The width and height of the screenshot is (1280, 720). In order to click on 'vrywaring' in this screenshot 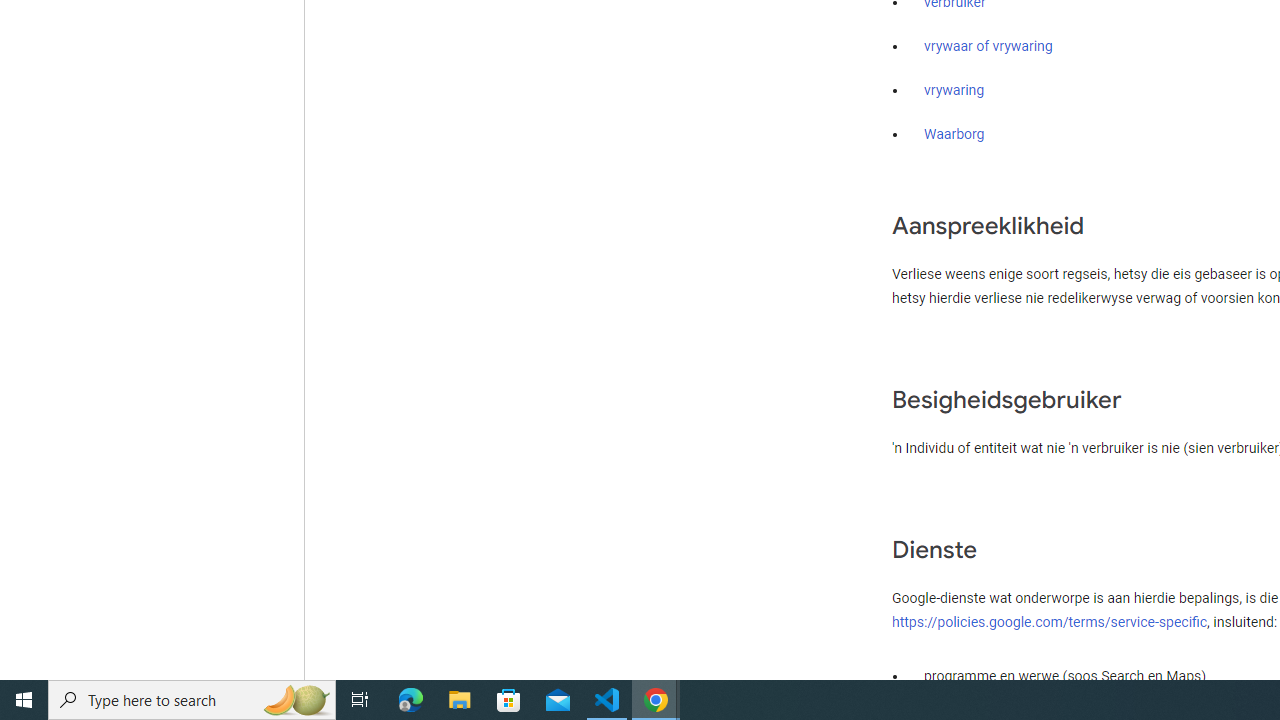, I will do `click(953, 91)`.